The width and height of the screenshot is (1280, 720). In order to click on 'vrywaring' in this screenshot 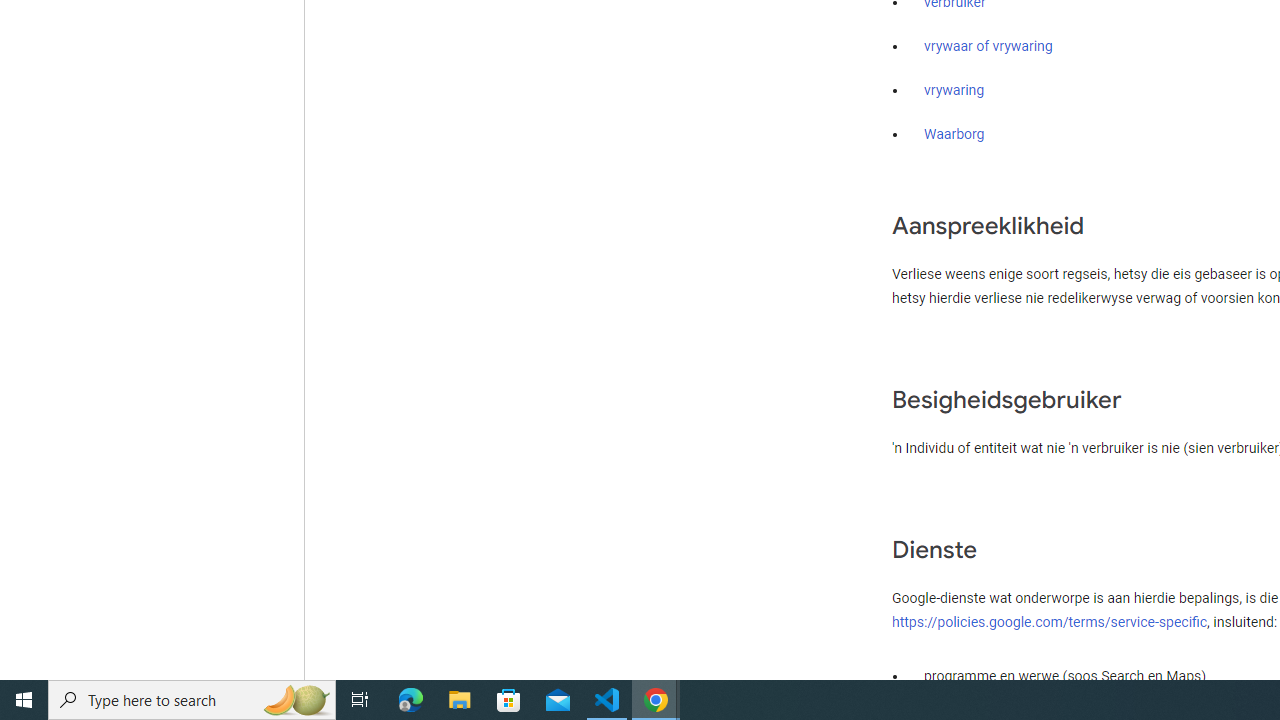, I will do `click(953, 91)`.